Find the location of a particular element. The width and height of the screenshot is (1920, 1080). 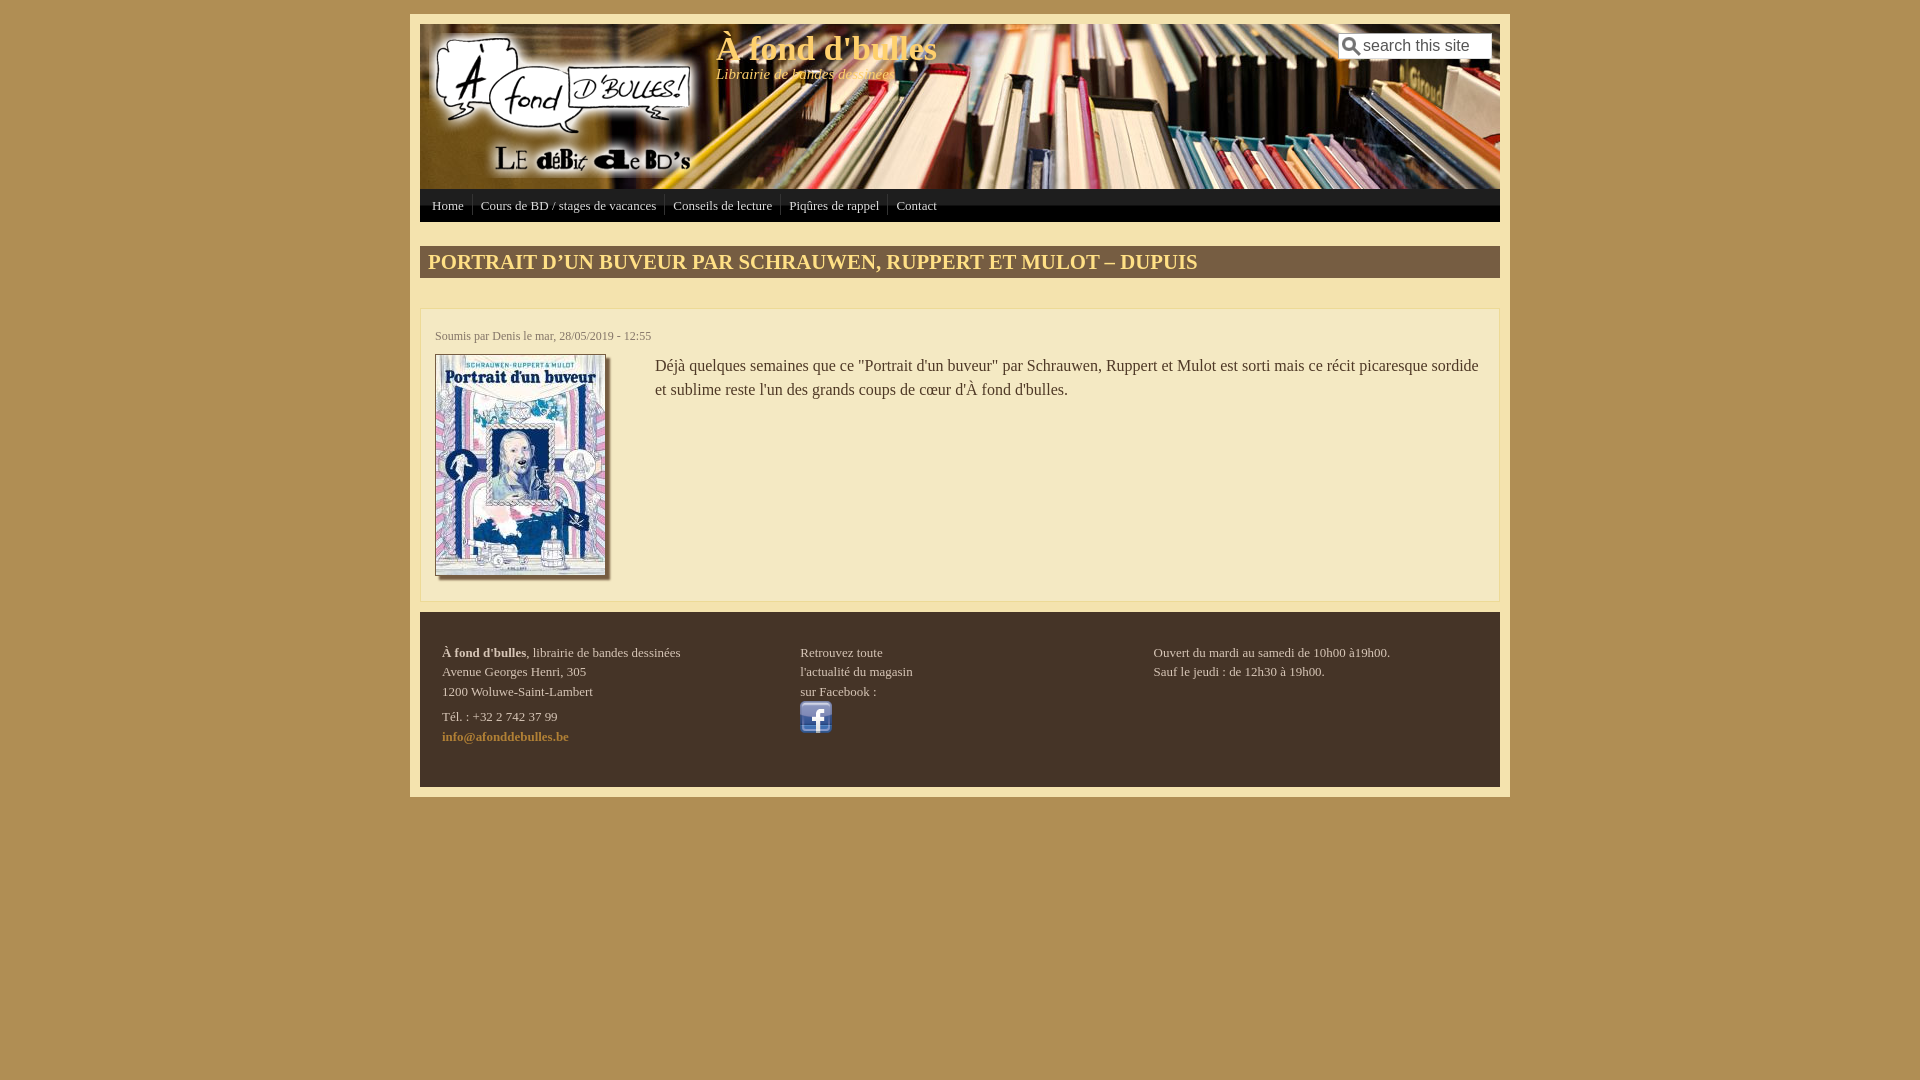

'Cours de BD / stages de vacances' is located at coordinates (475, 205).